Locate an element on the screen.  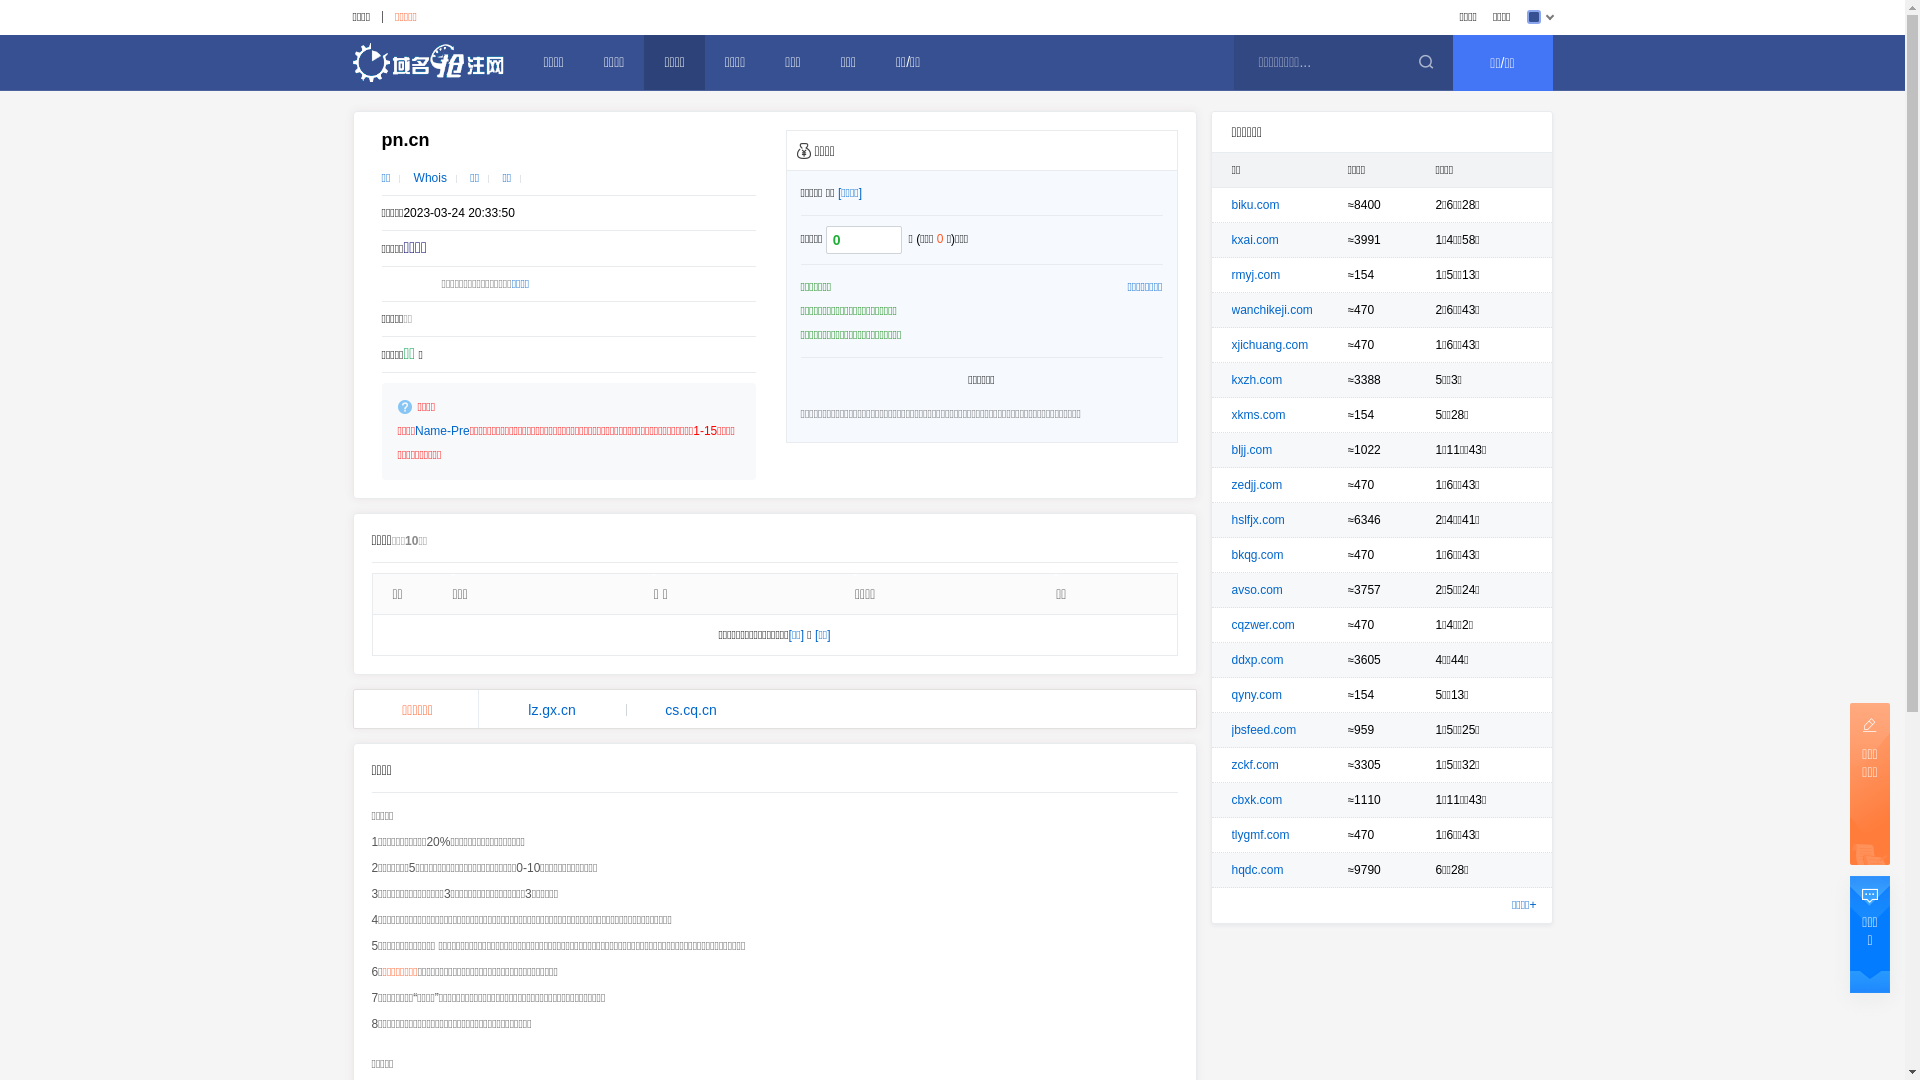
'qyny.com' is located at coordinates (1256, 693).